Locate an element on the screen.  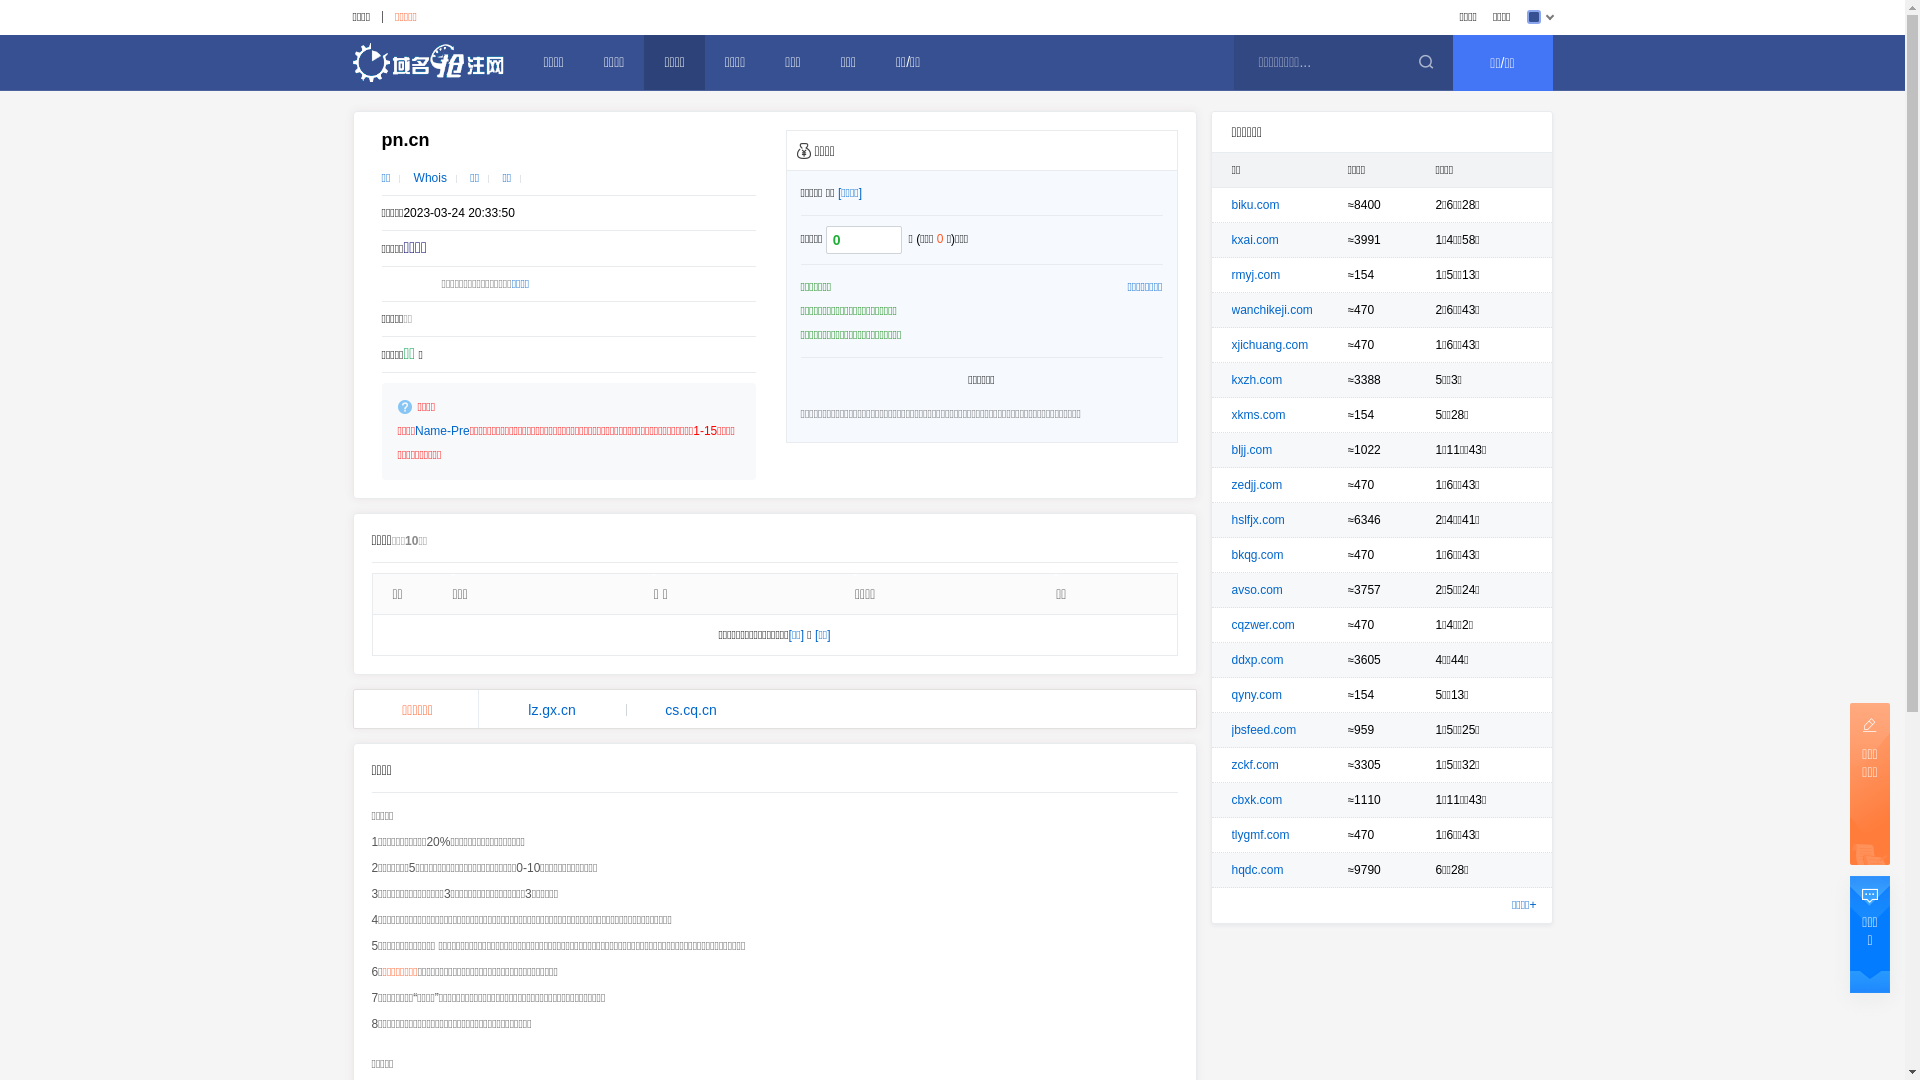
'qyny.com' is located at coordinates (1256, 693).